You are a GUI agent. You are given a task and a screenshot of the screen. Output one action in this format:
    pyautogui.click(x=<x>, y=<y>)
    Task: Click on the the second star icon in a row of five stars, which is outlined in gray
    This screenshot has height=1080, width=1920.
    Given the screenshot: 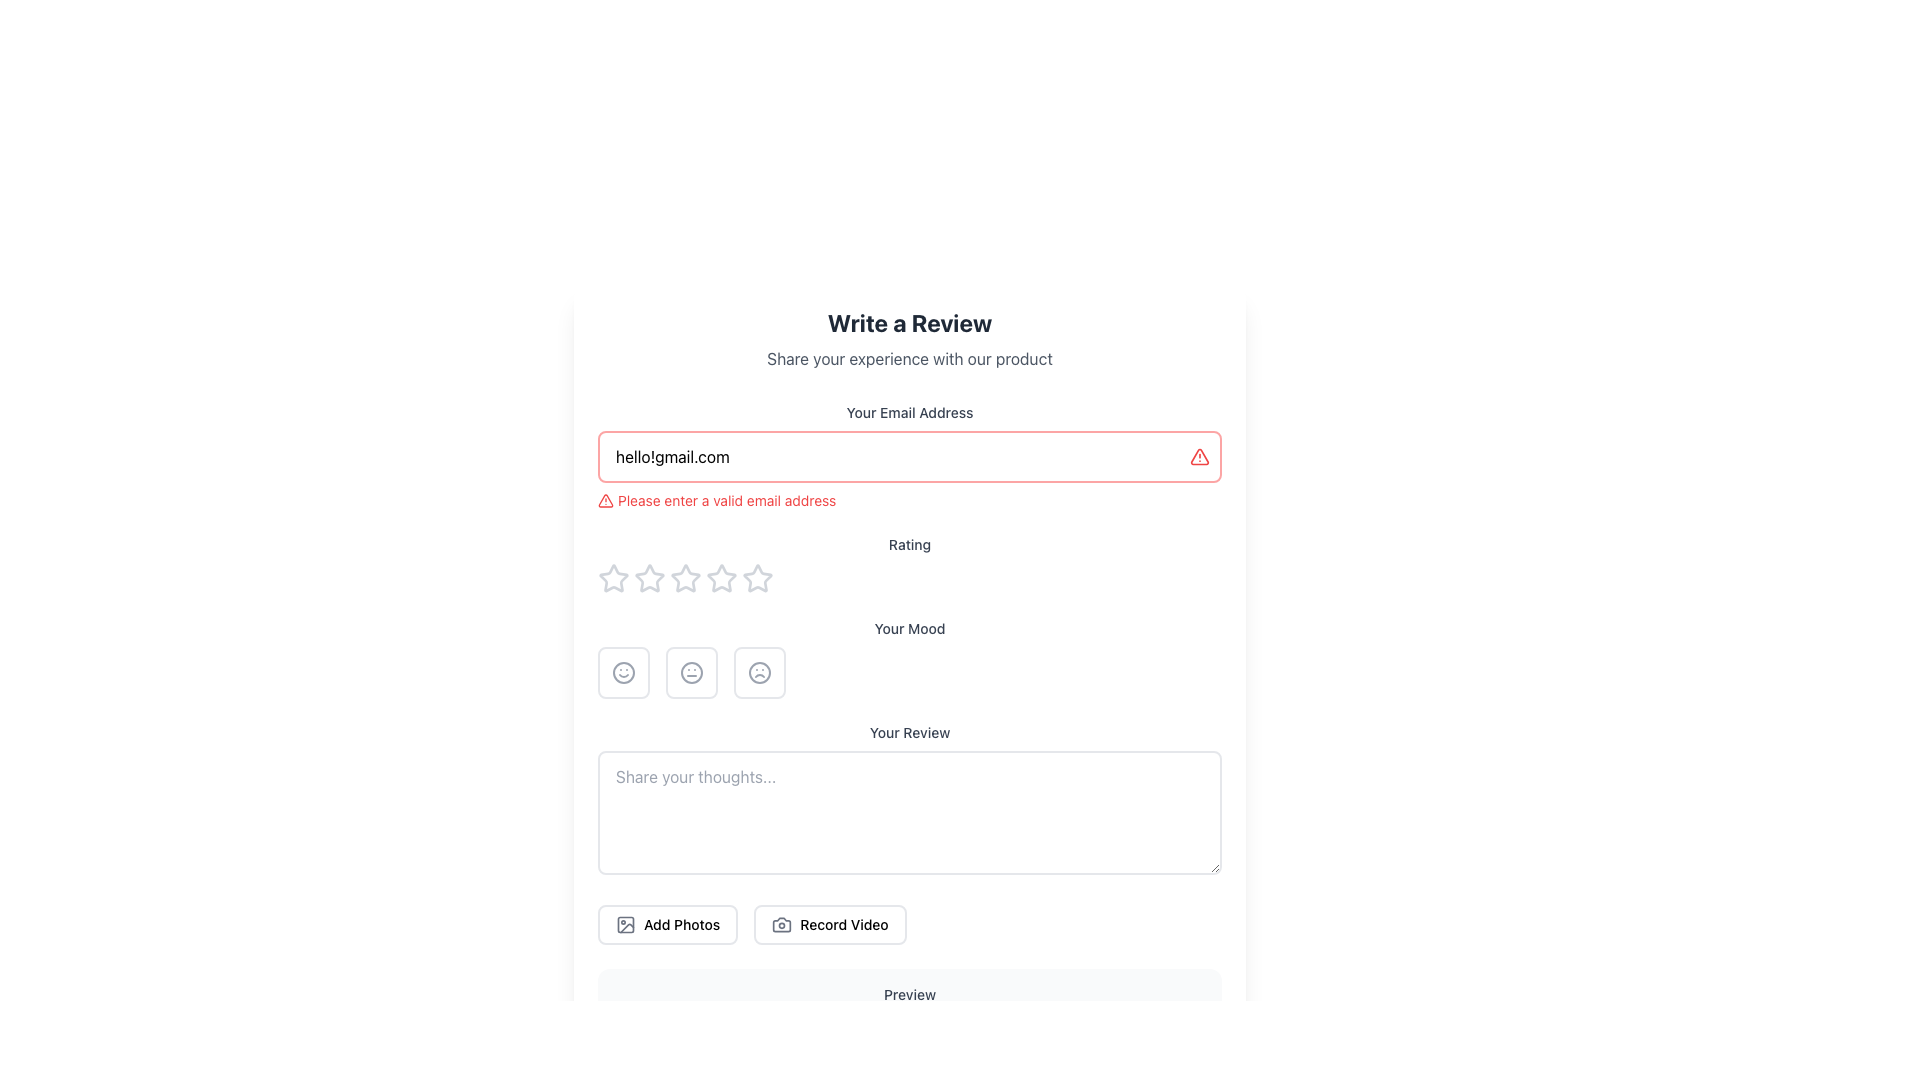 What is the action you would take?
    pyautogui.click(x=686, y=578)
    